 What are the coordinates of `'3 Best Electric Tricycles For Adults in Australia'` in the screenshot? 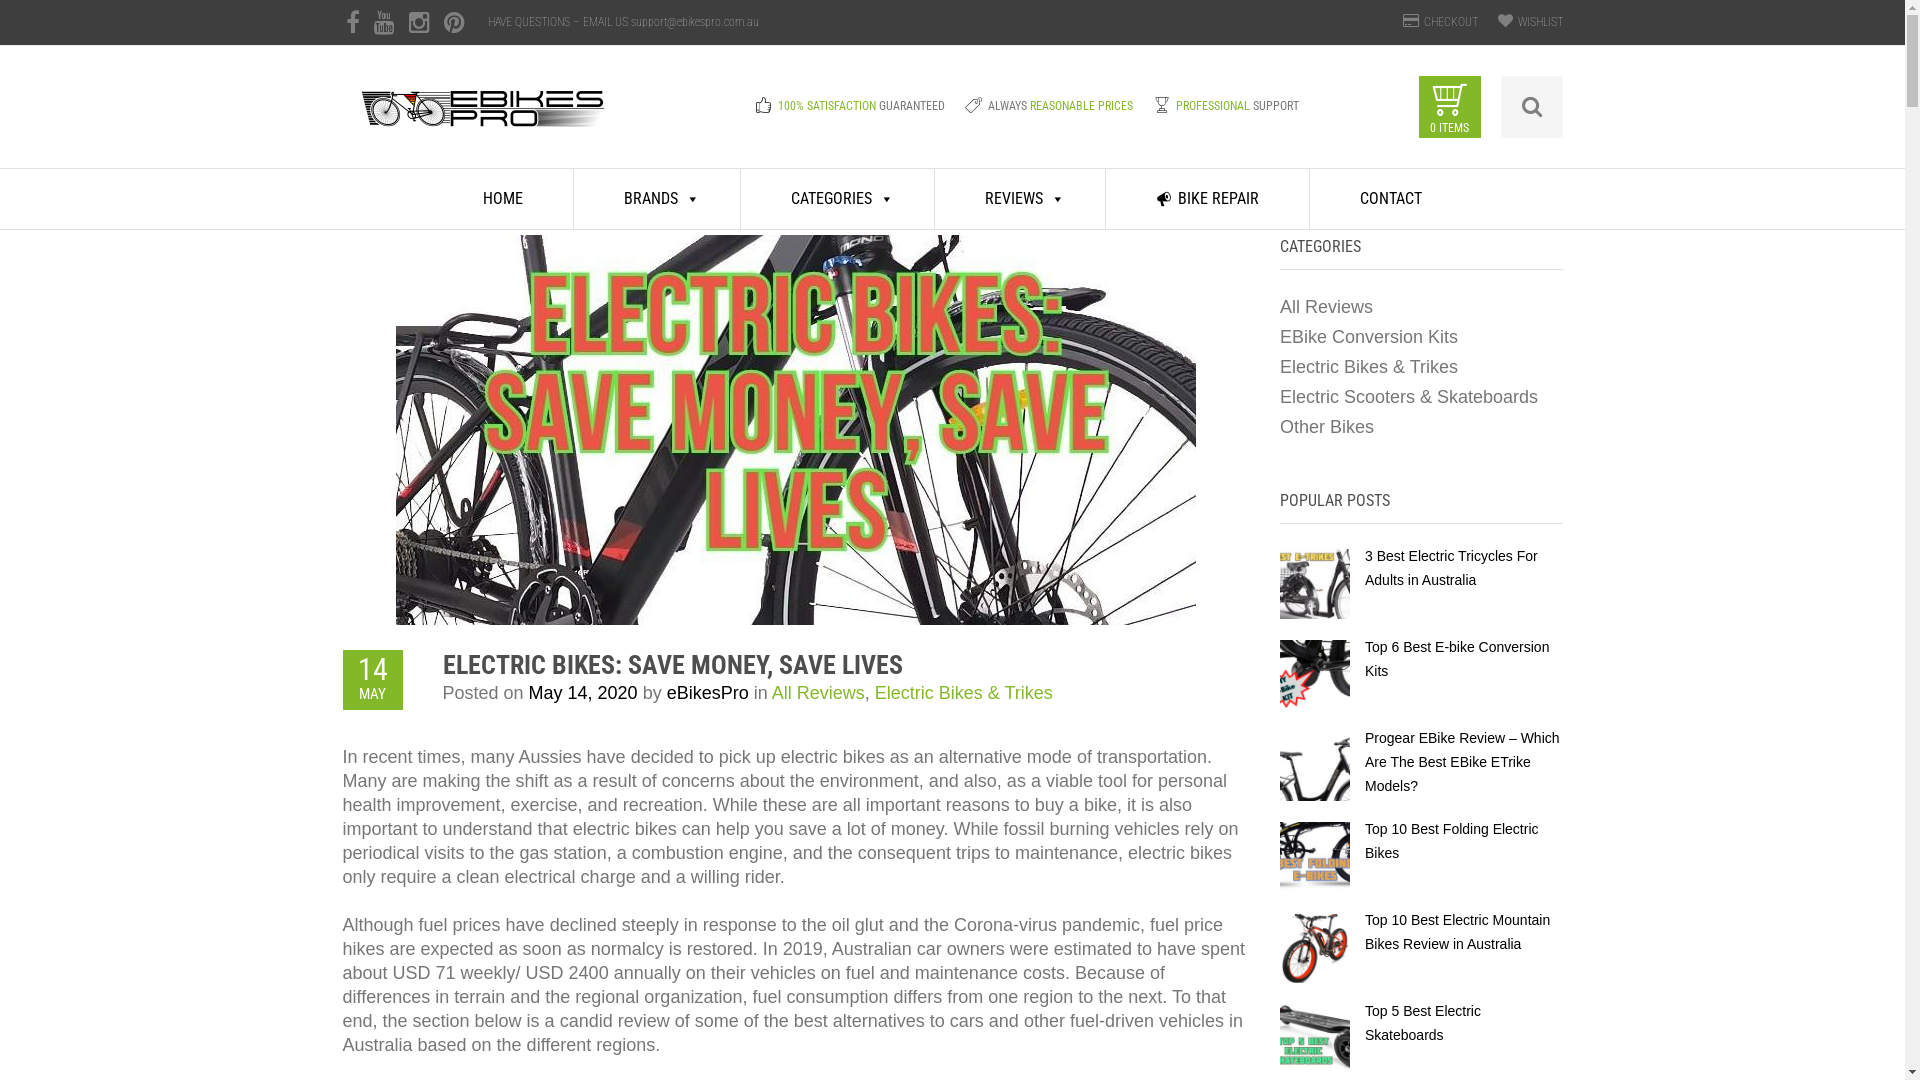 It's located at (1451, 567).